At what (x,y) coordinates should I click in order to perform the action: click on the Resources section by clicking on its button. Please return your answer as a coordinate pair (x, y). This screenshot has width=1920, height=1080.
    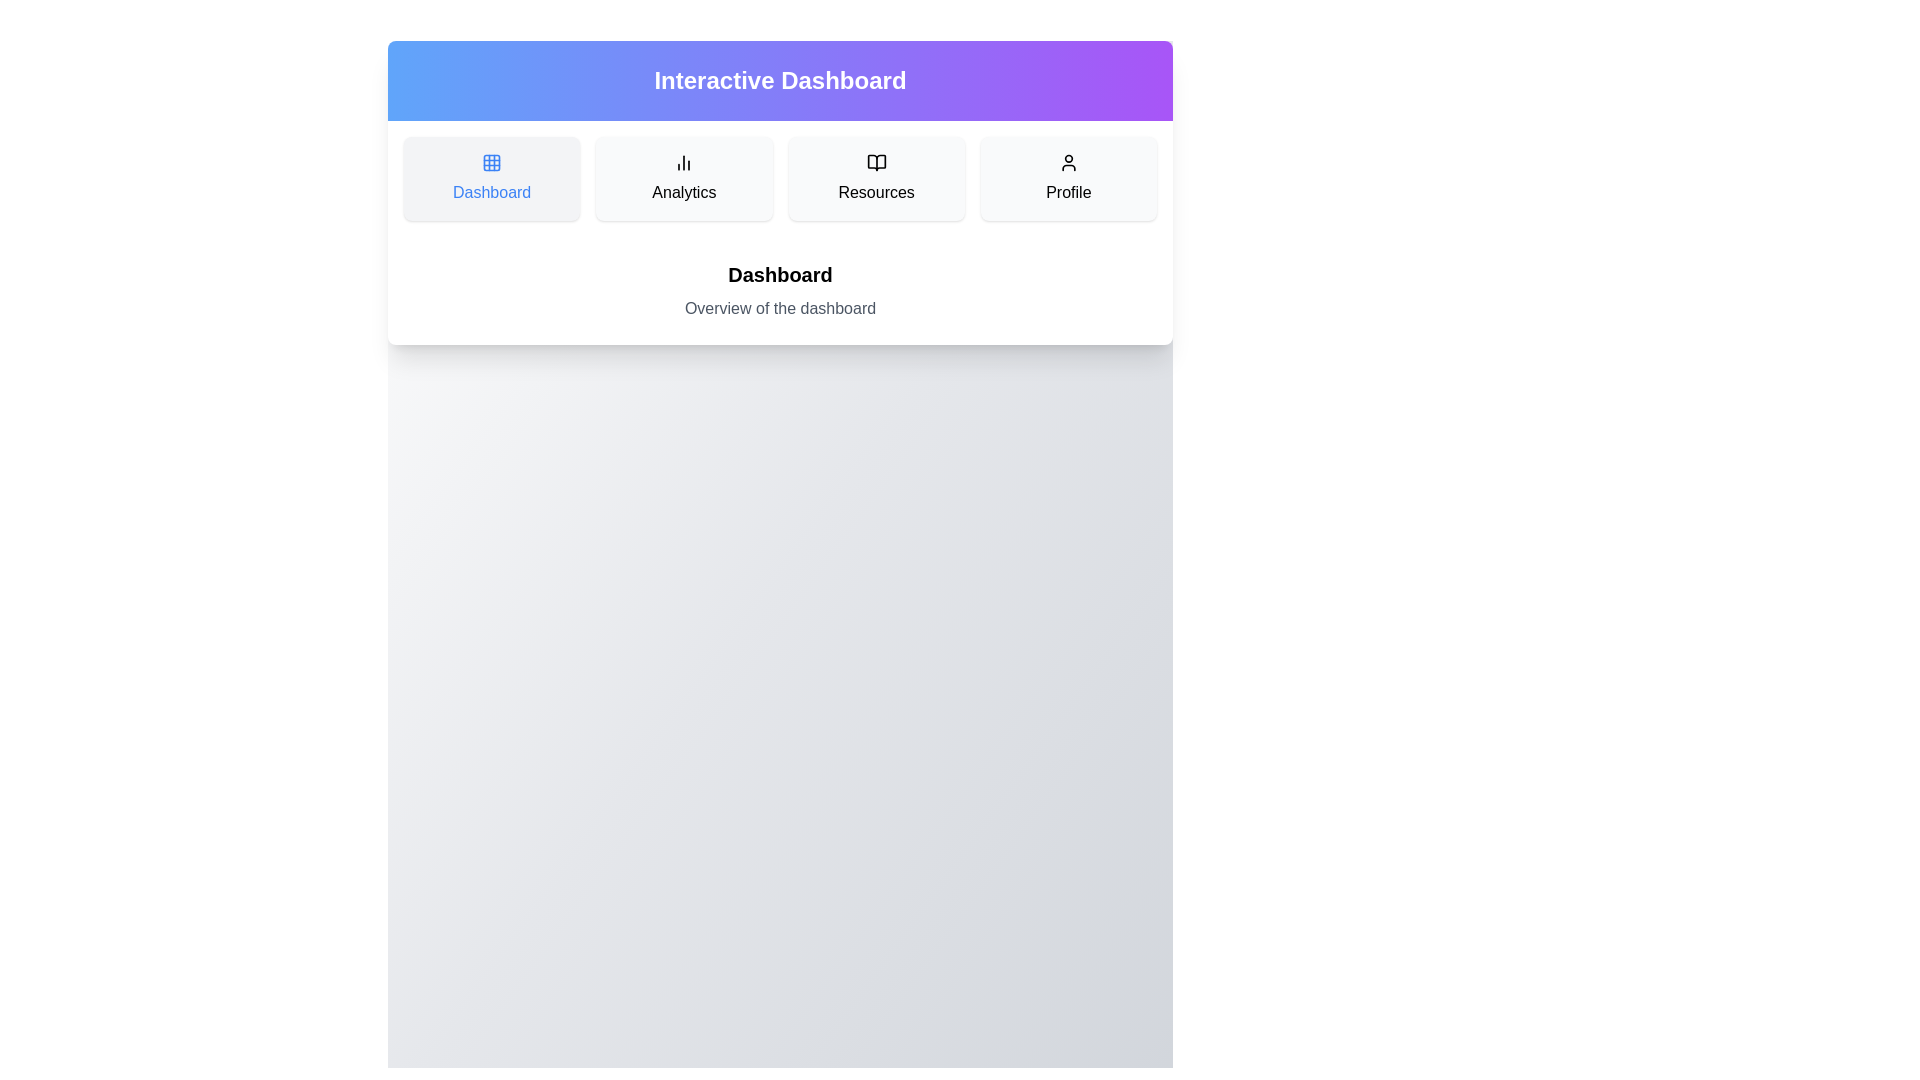
    Looking at the image, I should click on (876, 177).